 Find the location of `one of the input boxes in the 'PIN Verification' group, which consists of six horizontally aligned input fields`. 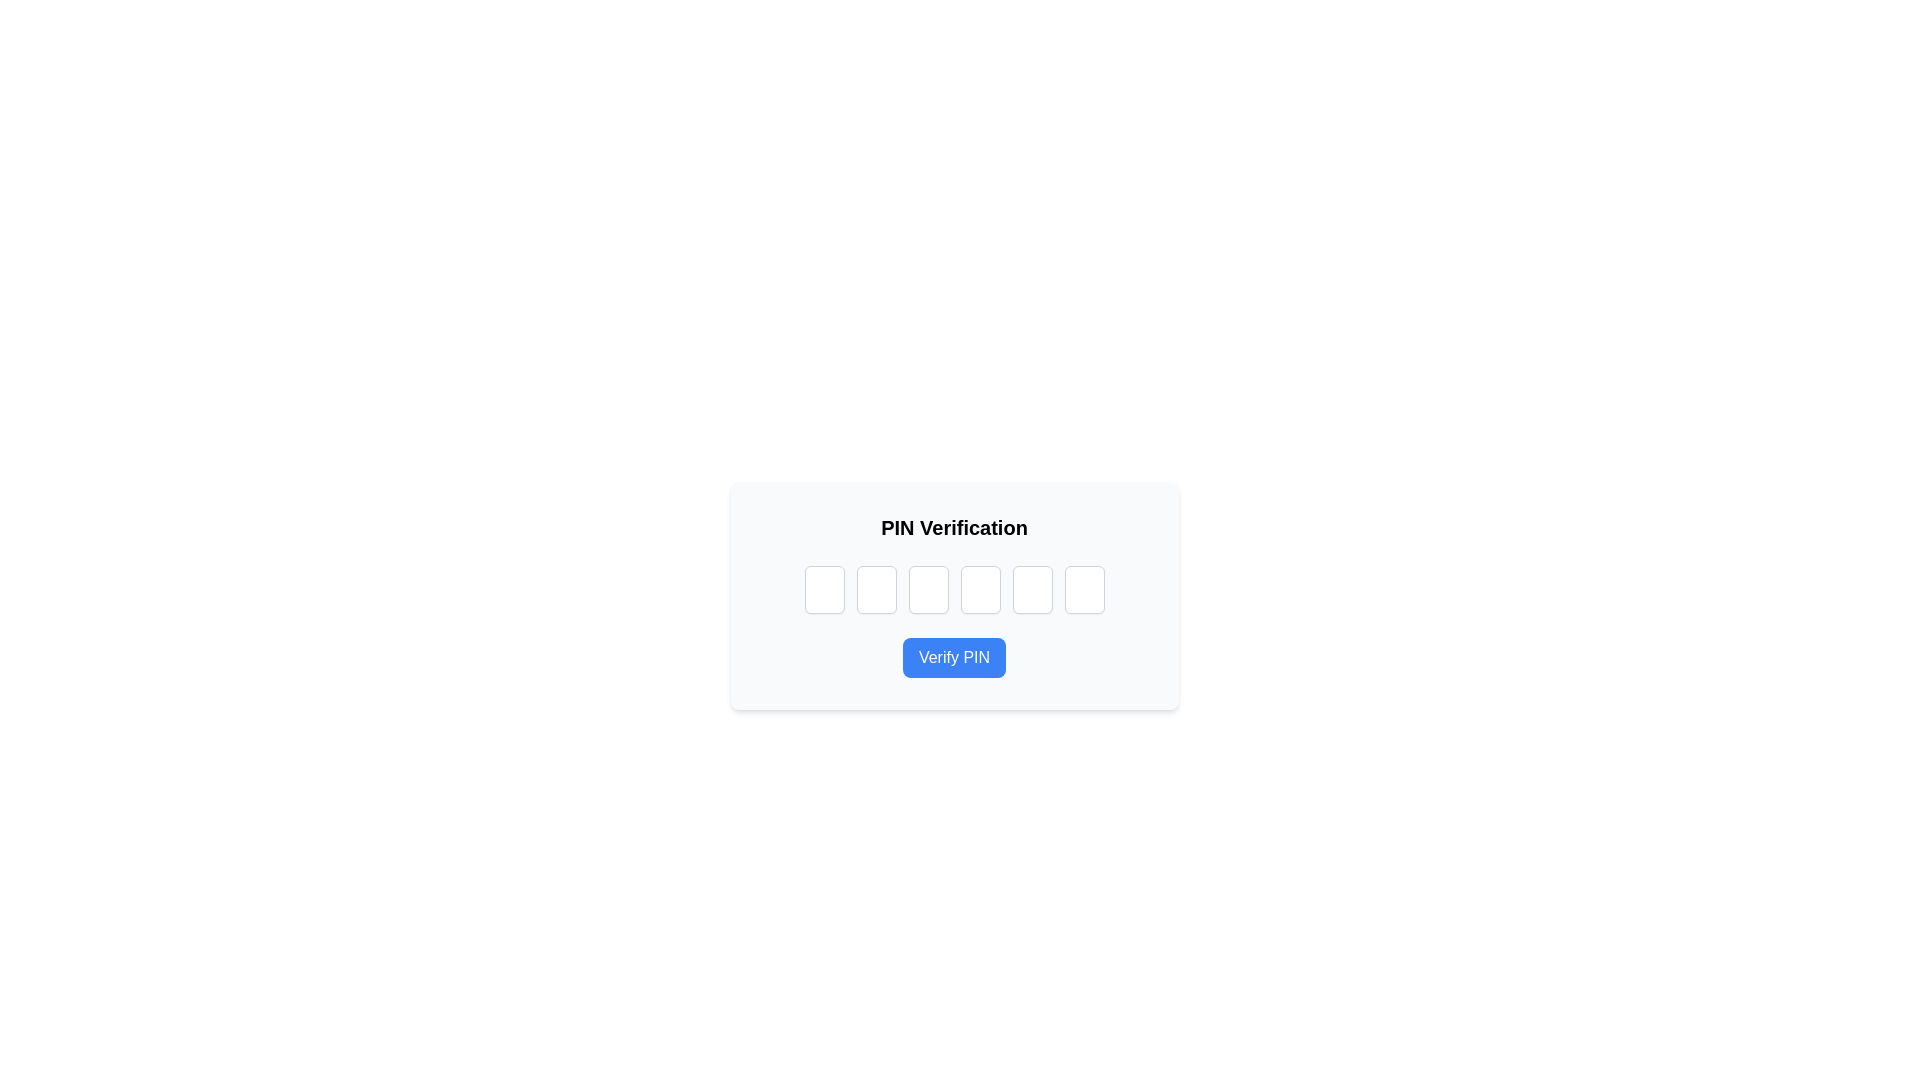

one of the input boxes in the 'PIN Verification' group, which consists of six horizontally aligned input fields is located at coordinates (953, 589).